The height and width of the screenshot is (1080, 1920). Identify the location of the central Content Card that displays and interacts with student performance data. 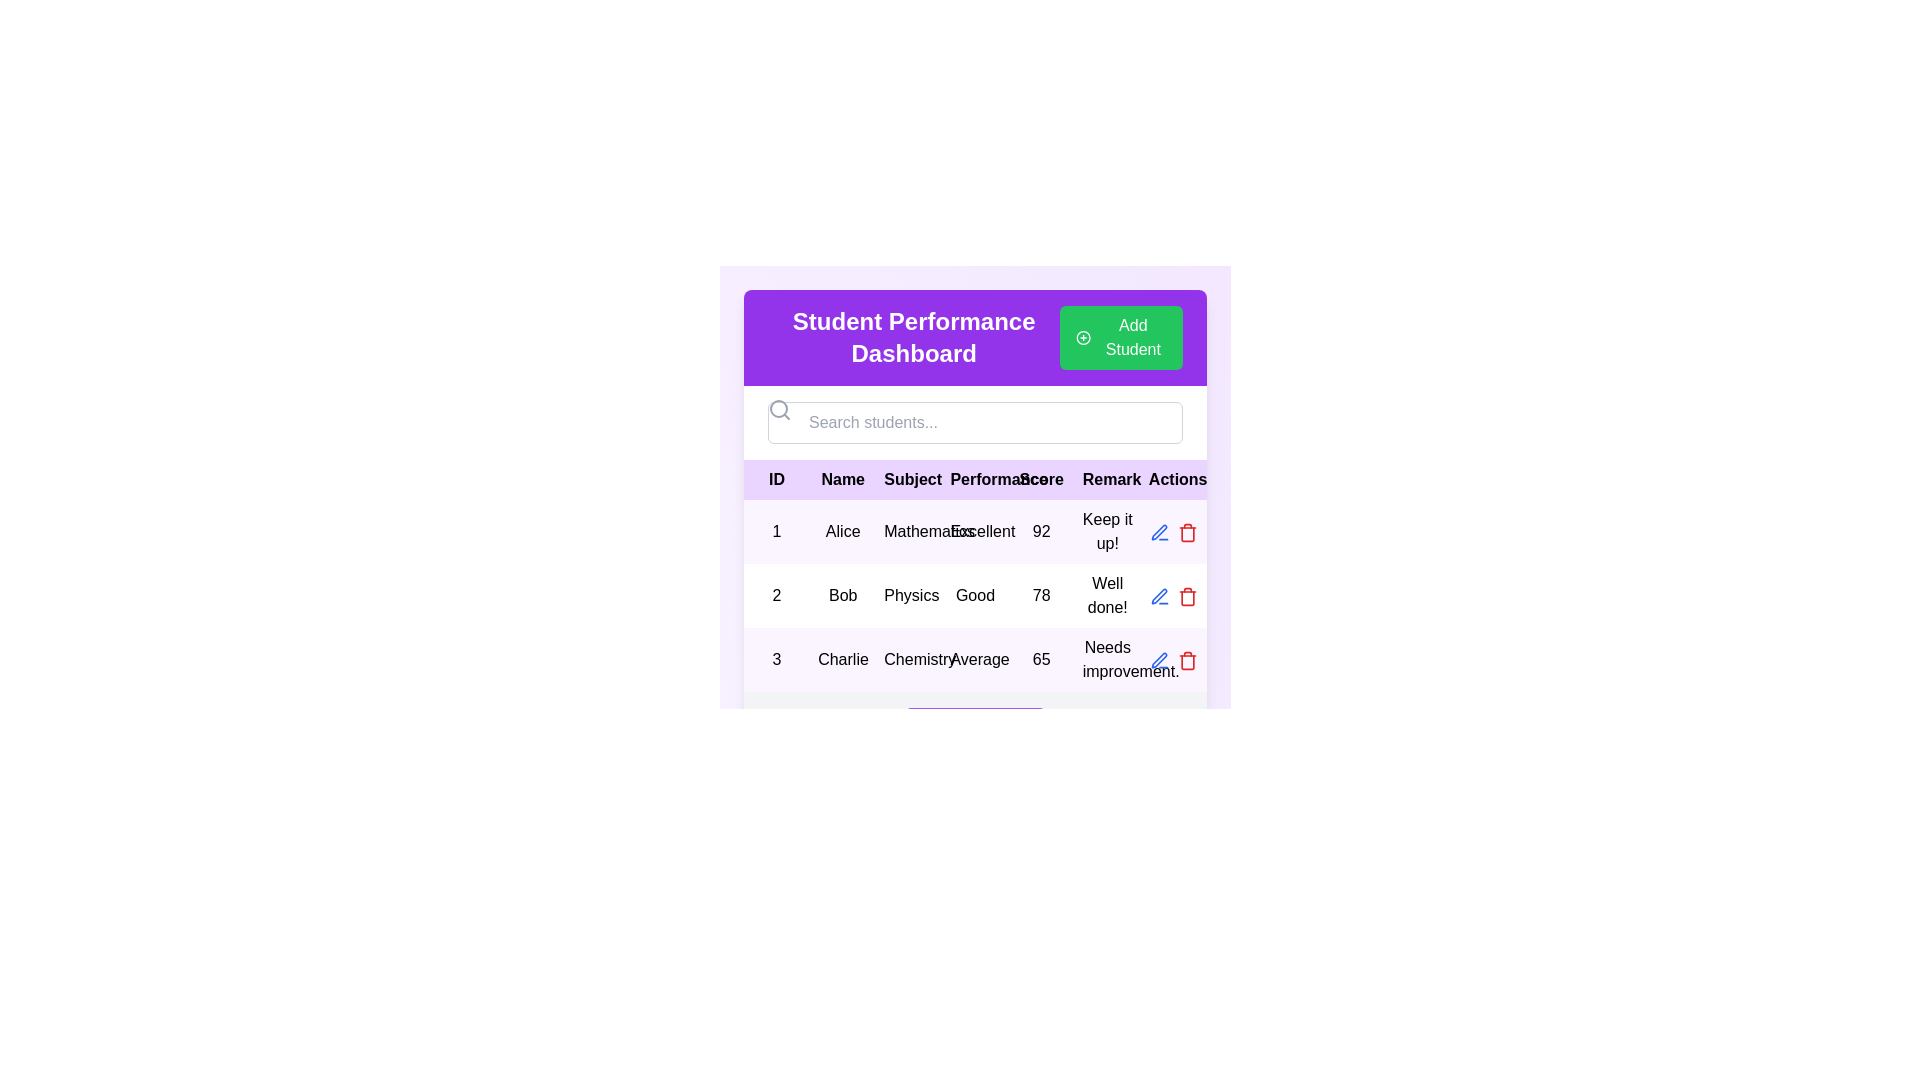
(975, 526).